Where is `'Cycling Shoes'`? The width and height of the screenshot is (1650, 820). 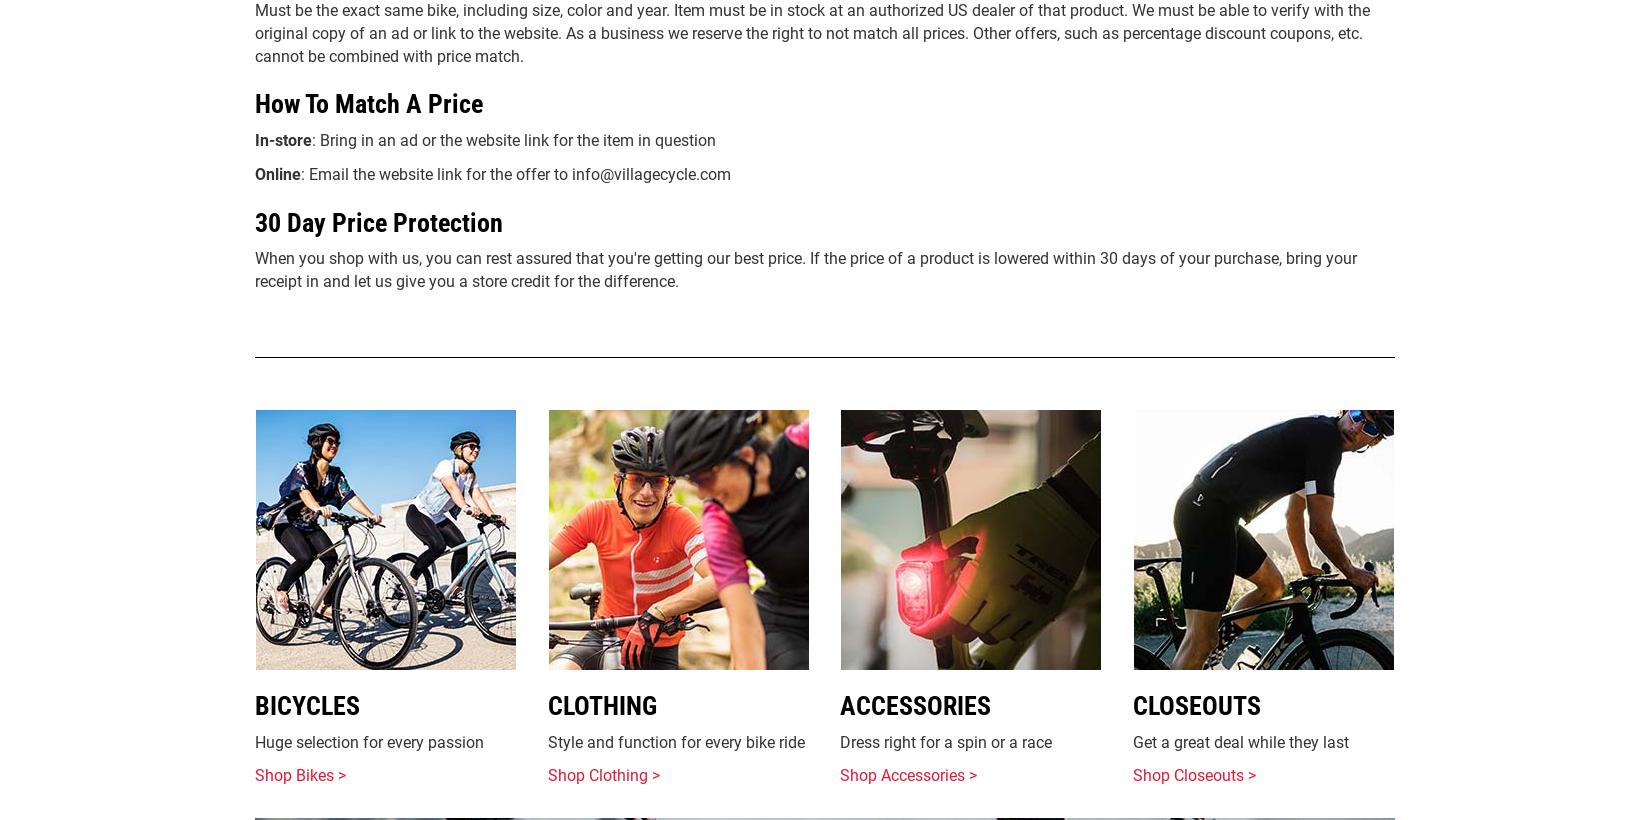
'Cycling Shoes' is located at coordinates (1193, 247).